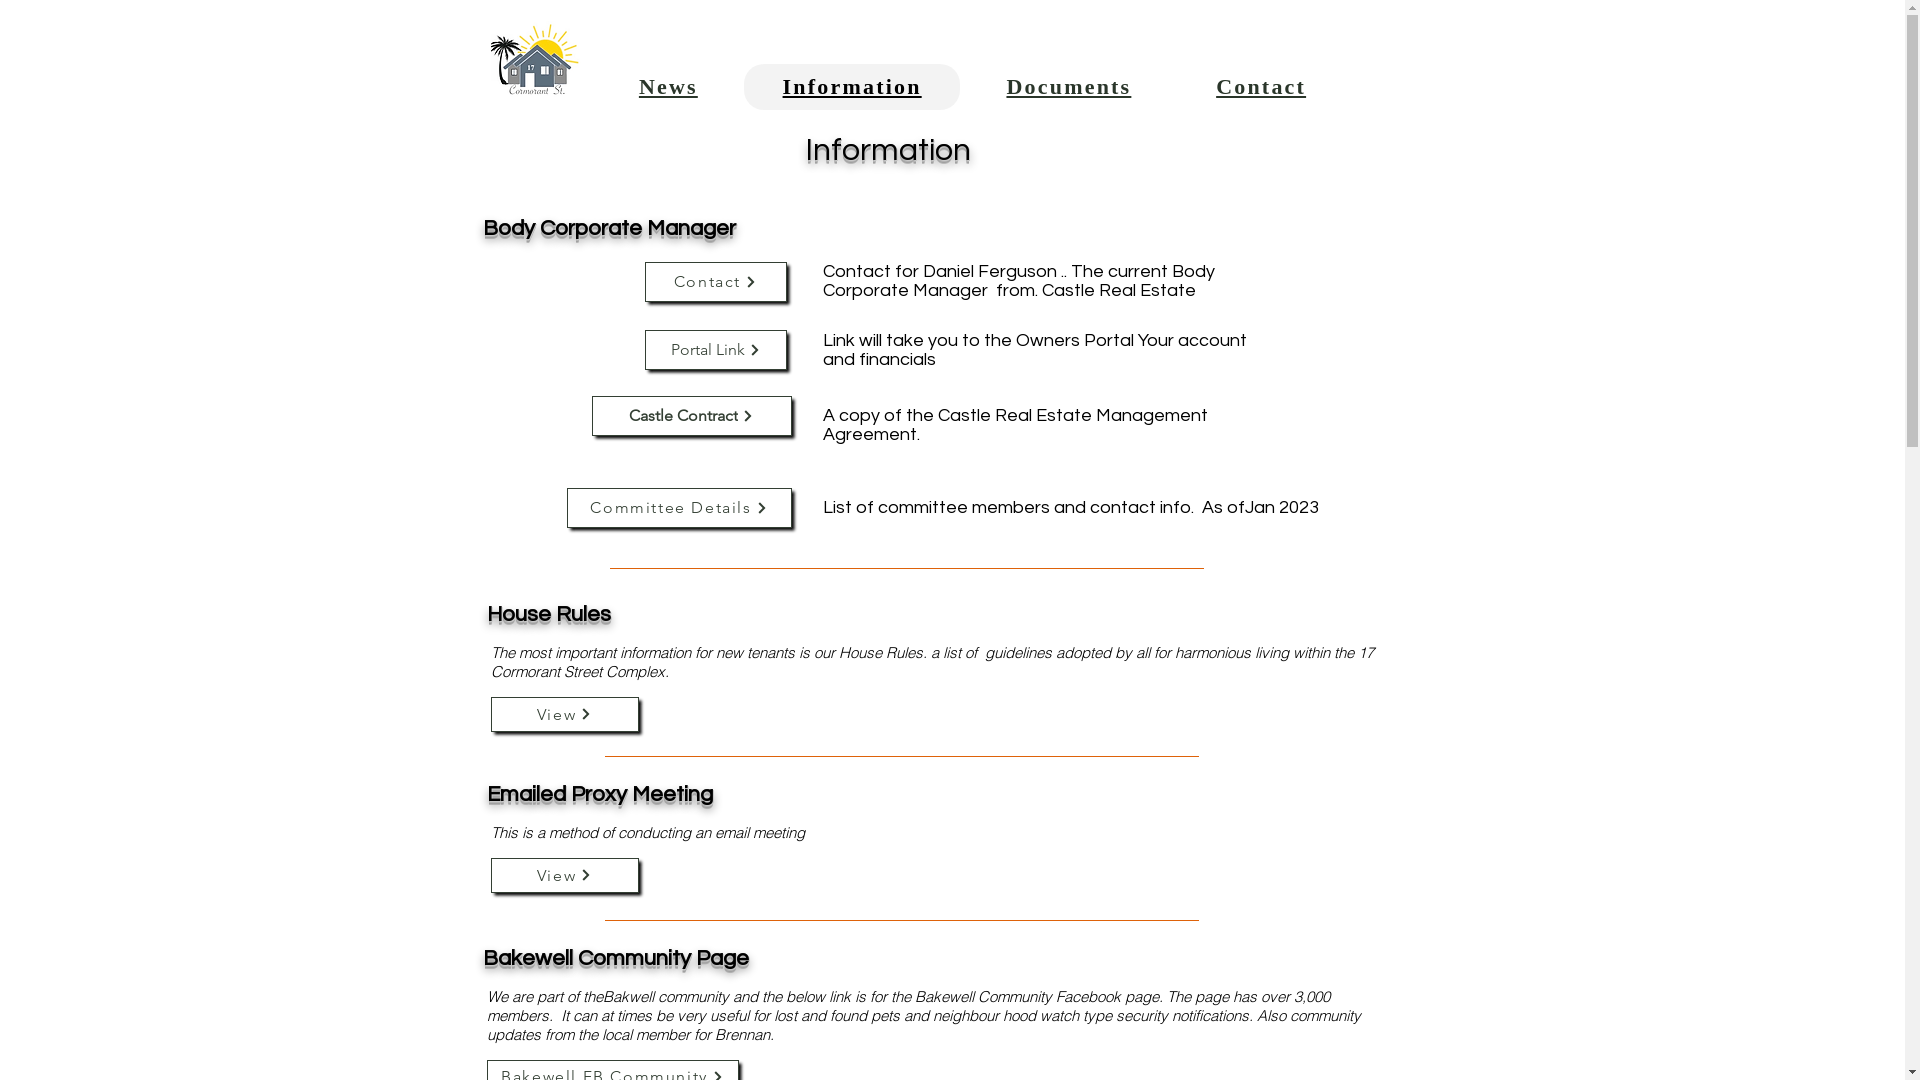 The height and width of the screenshot is (1080, 1920). What do you see at coordinates (489, 713) in the screenshot?
I see `'View'` at bounding box center [489, 713].